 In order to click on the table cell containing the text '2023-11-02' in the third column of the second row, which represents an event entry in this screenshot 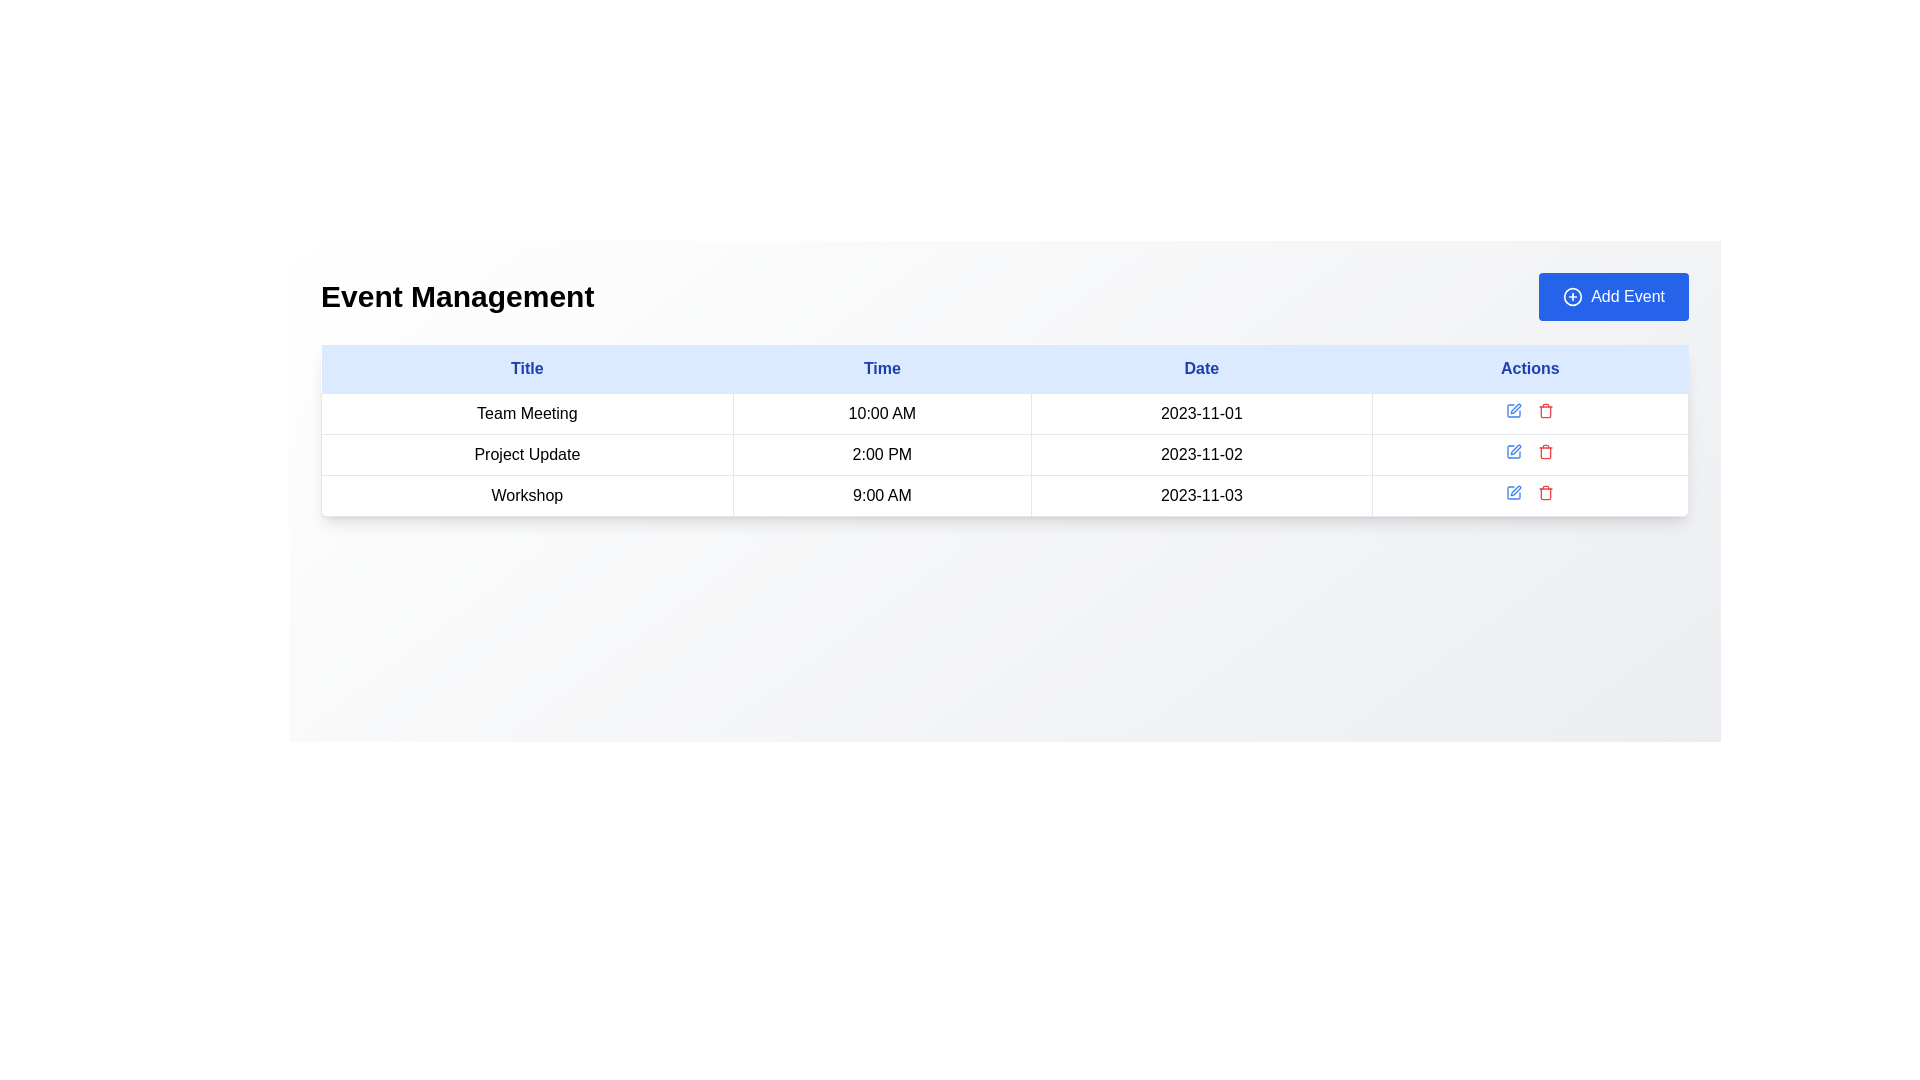, I will do `click(1200, 455)`.